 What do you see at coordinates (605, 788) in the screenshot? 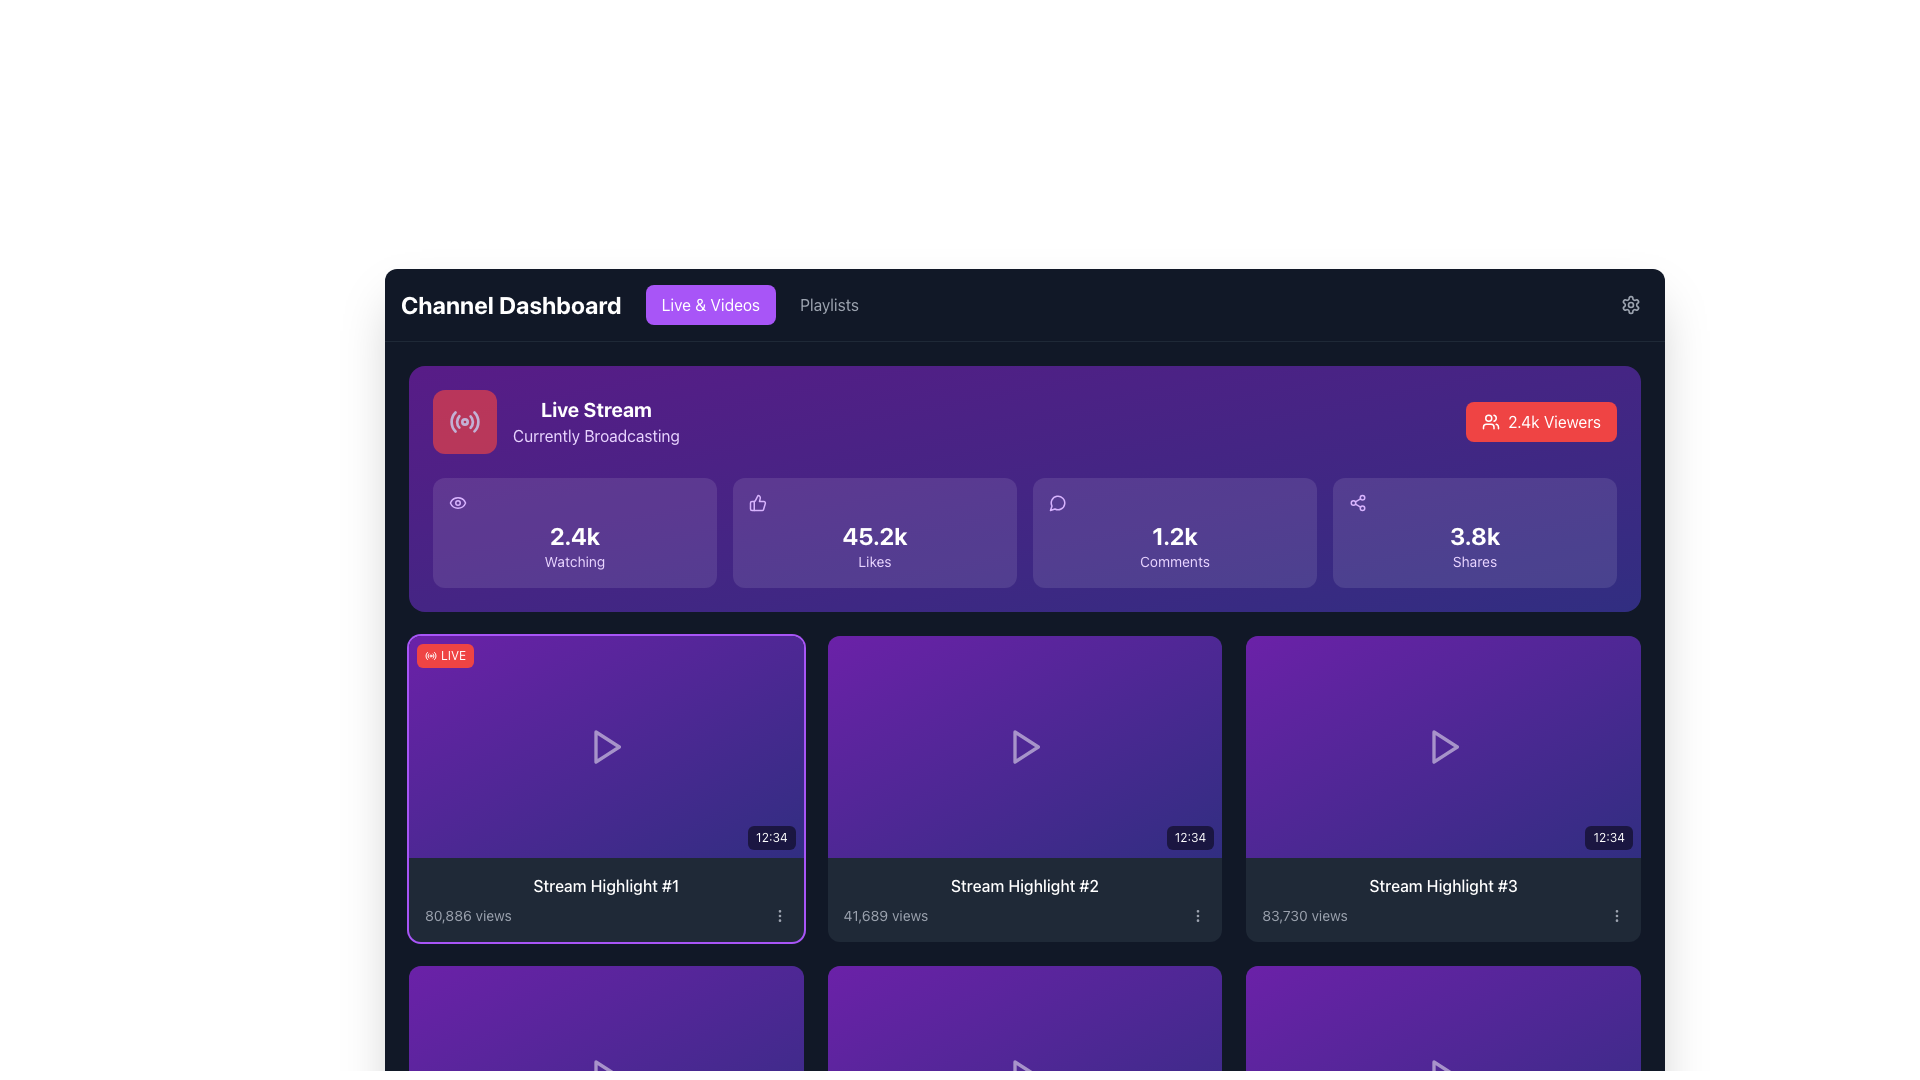
I see `the Video highlight card located at the top-left corner of the grid layout` at bounding box center [605, 788].